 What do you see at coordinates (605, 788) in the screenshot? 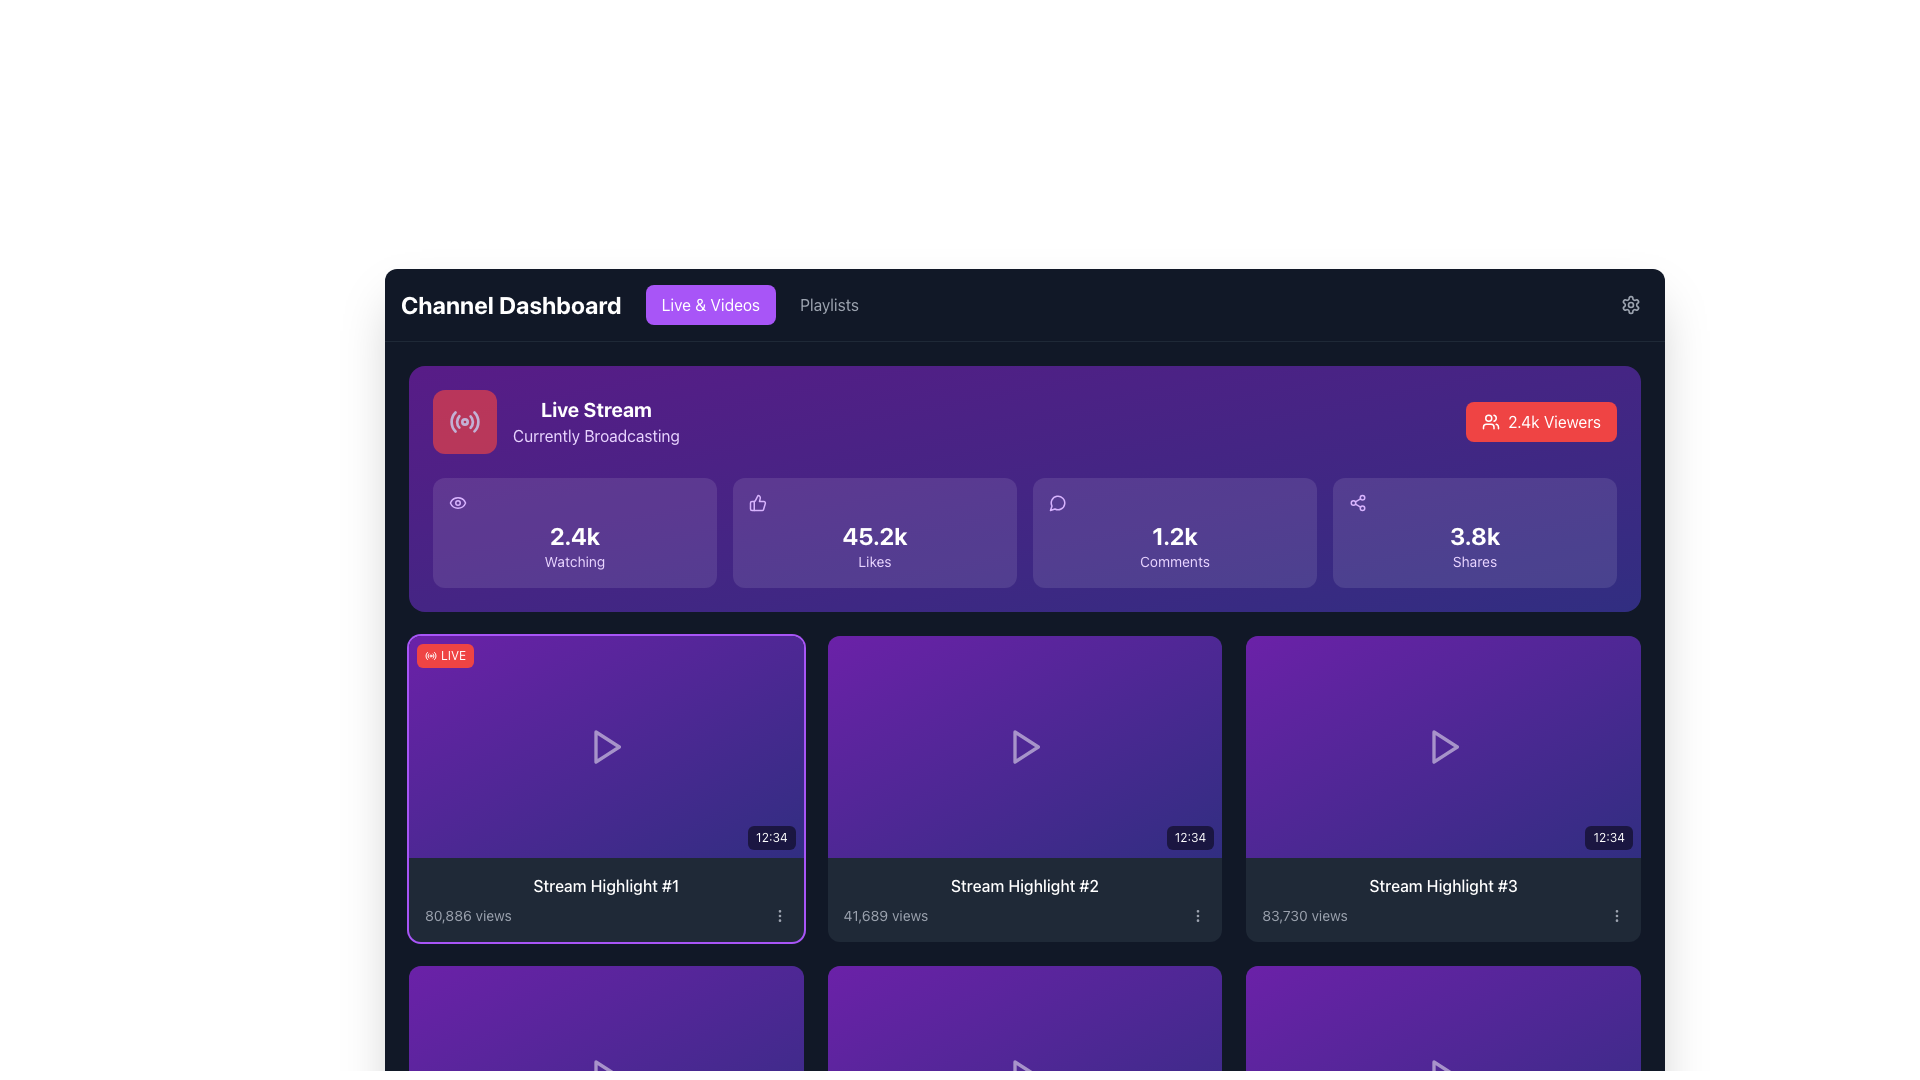
I see `the Video highlight card located at the top-left corner of the grid layout` at bounding box center [605, 788].